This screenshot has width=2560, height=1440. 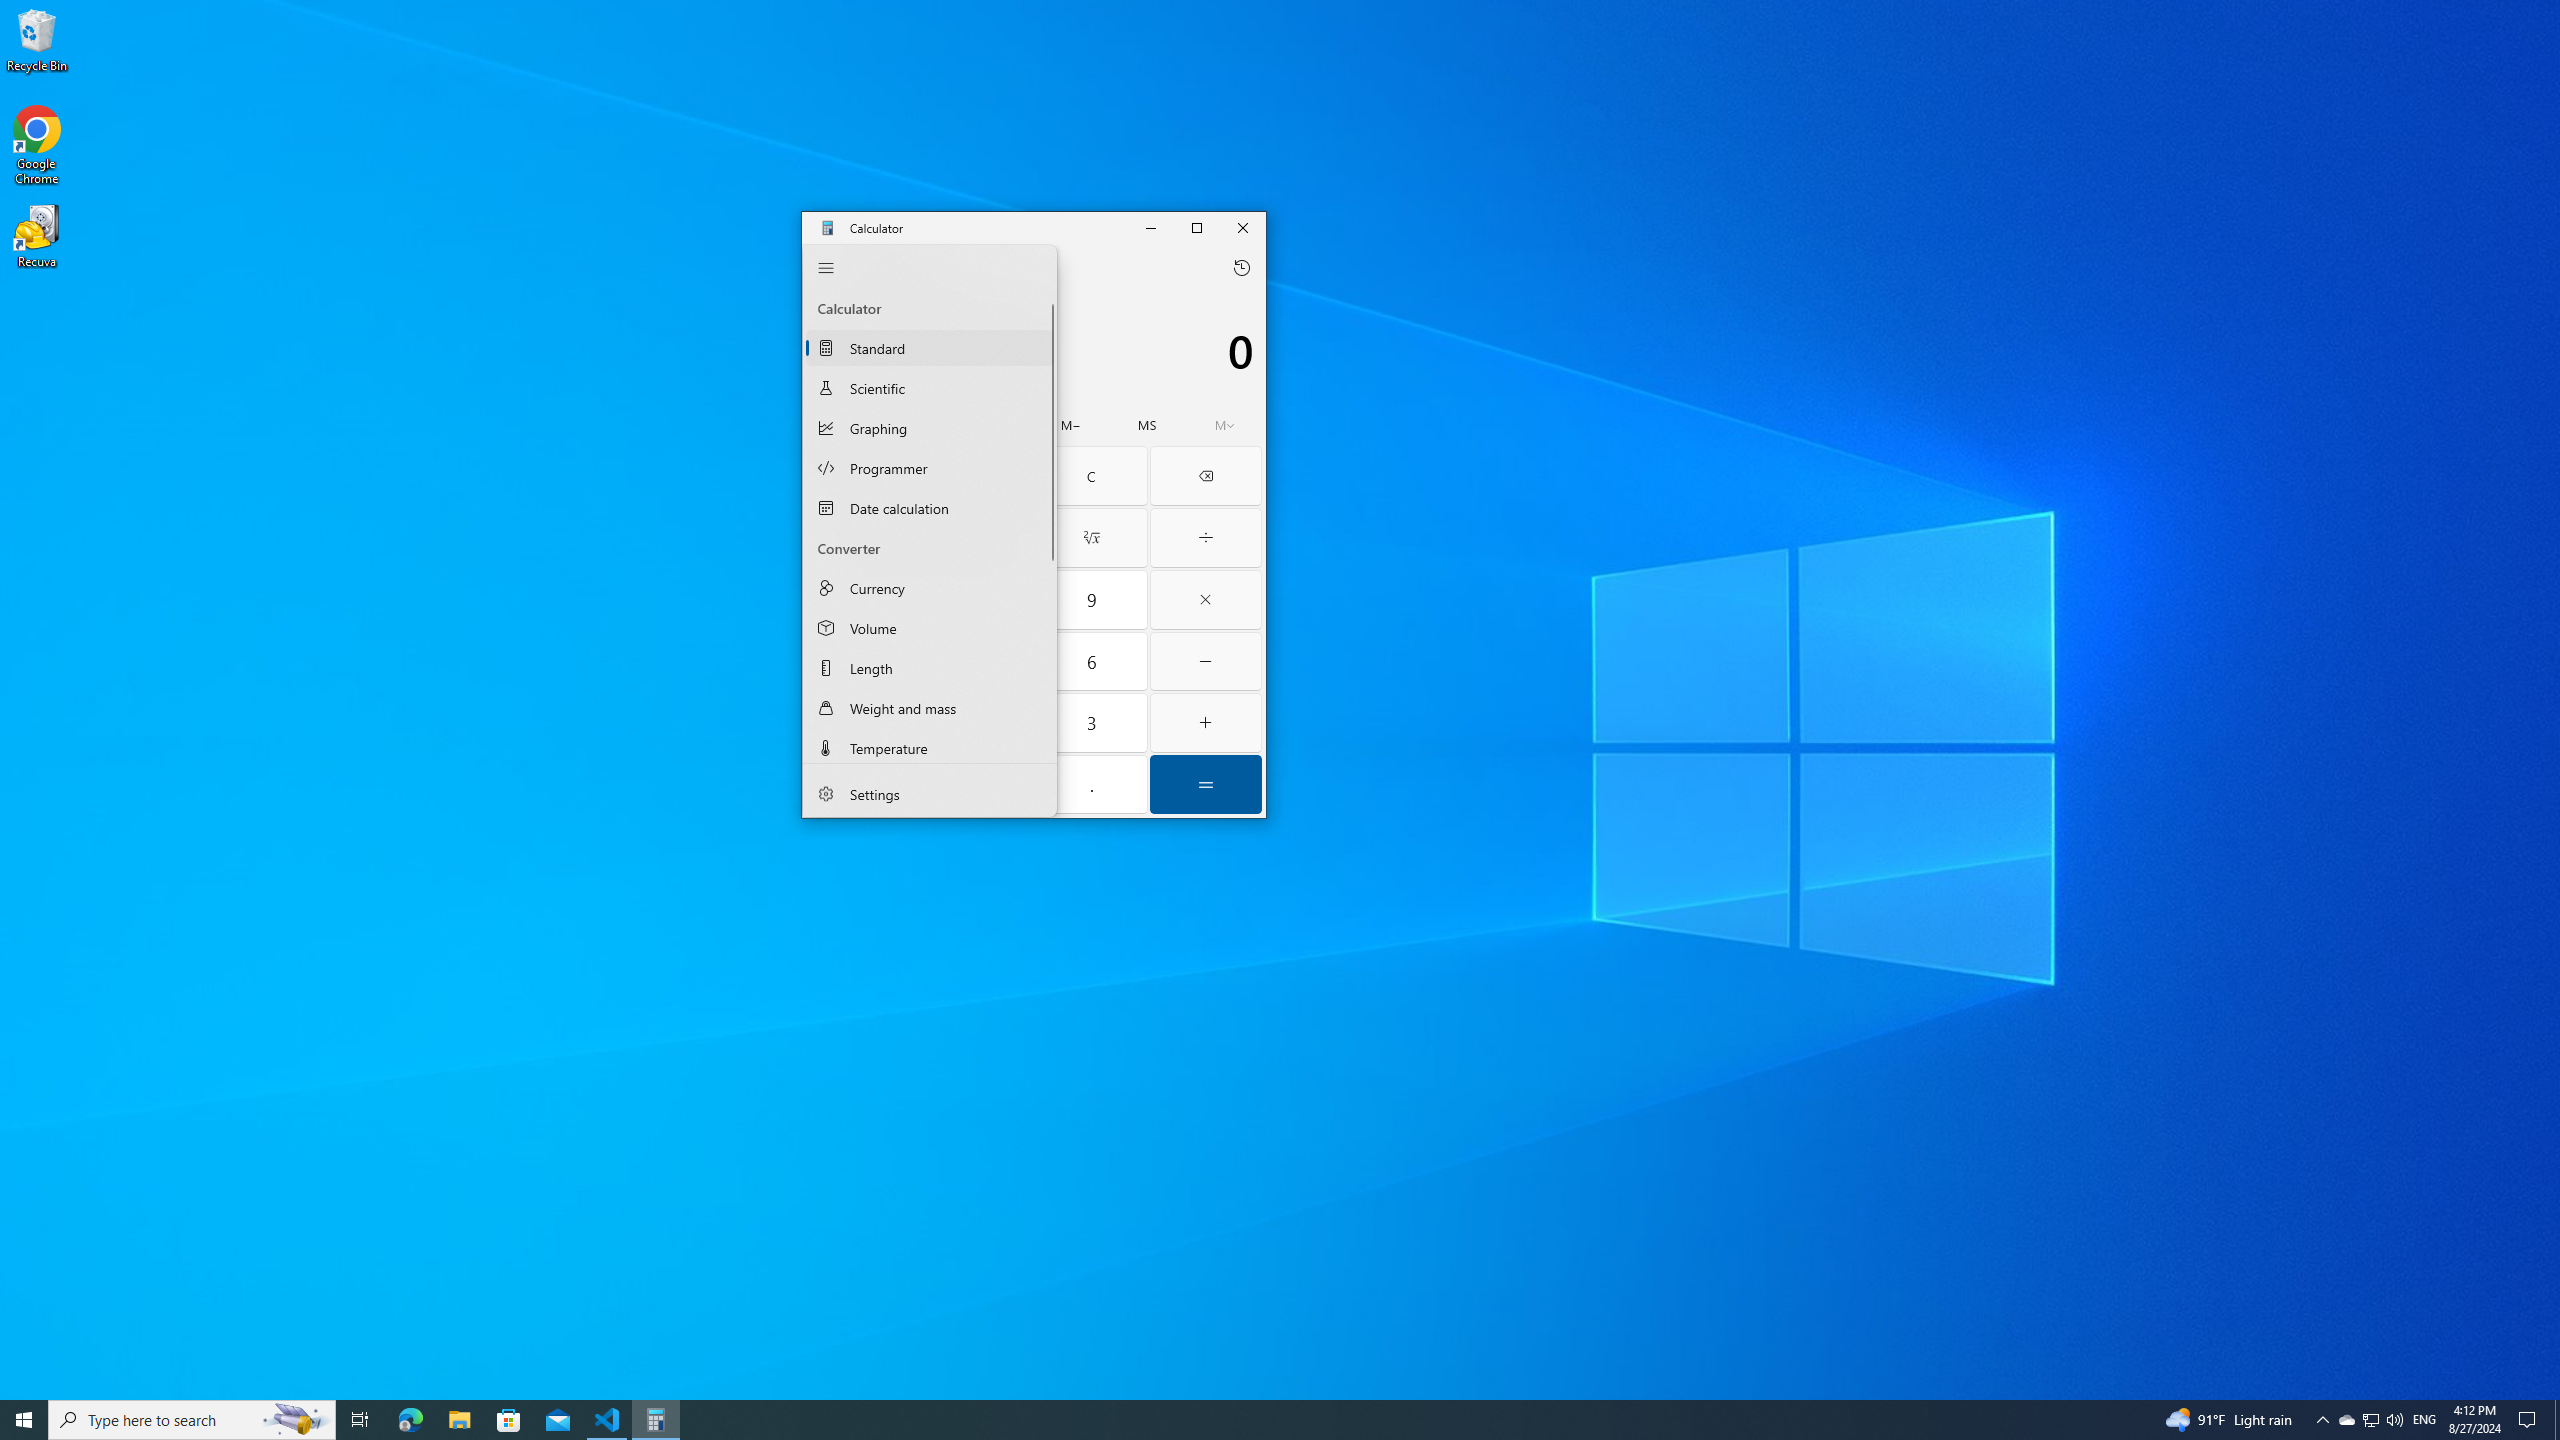 What do you see at coordinates (1089, 536) in the screenshot?
I see `'Square root'` at bounding box center [1089, 536].